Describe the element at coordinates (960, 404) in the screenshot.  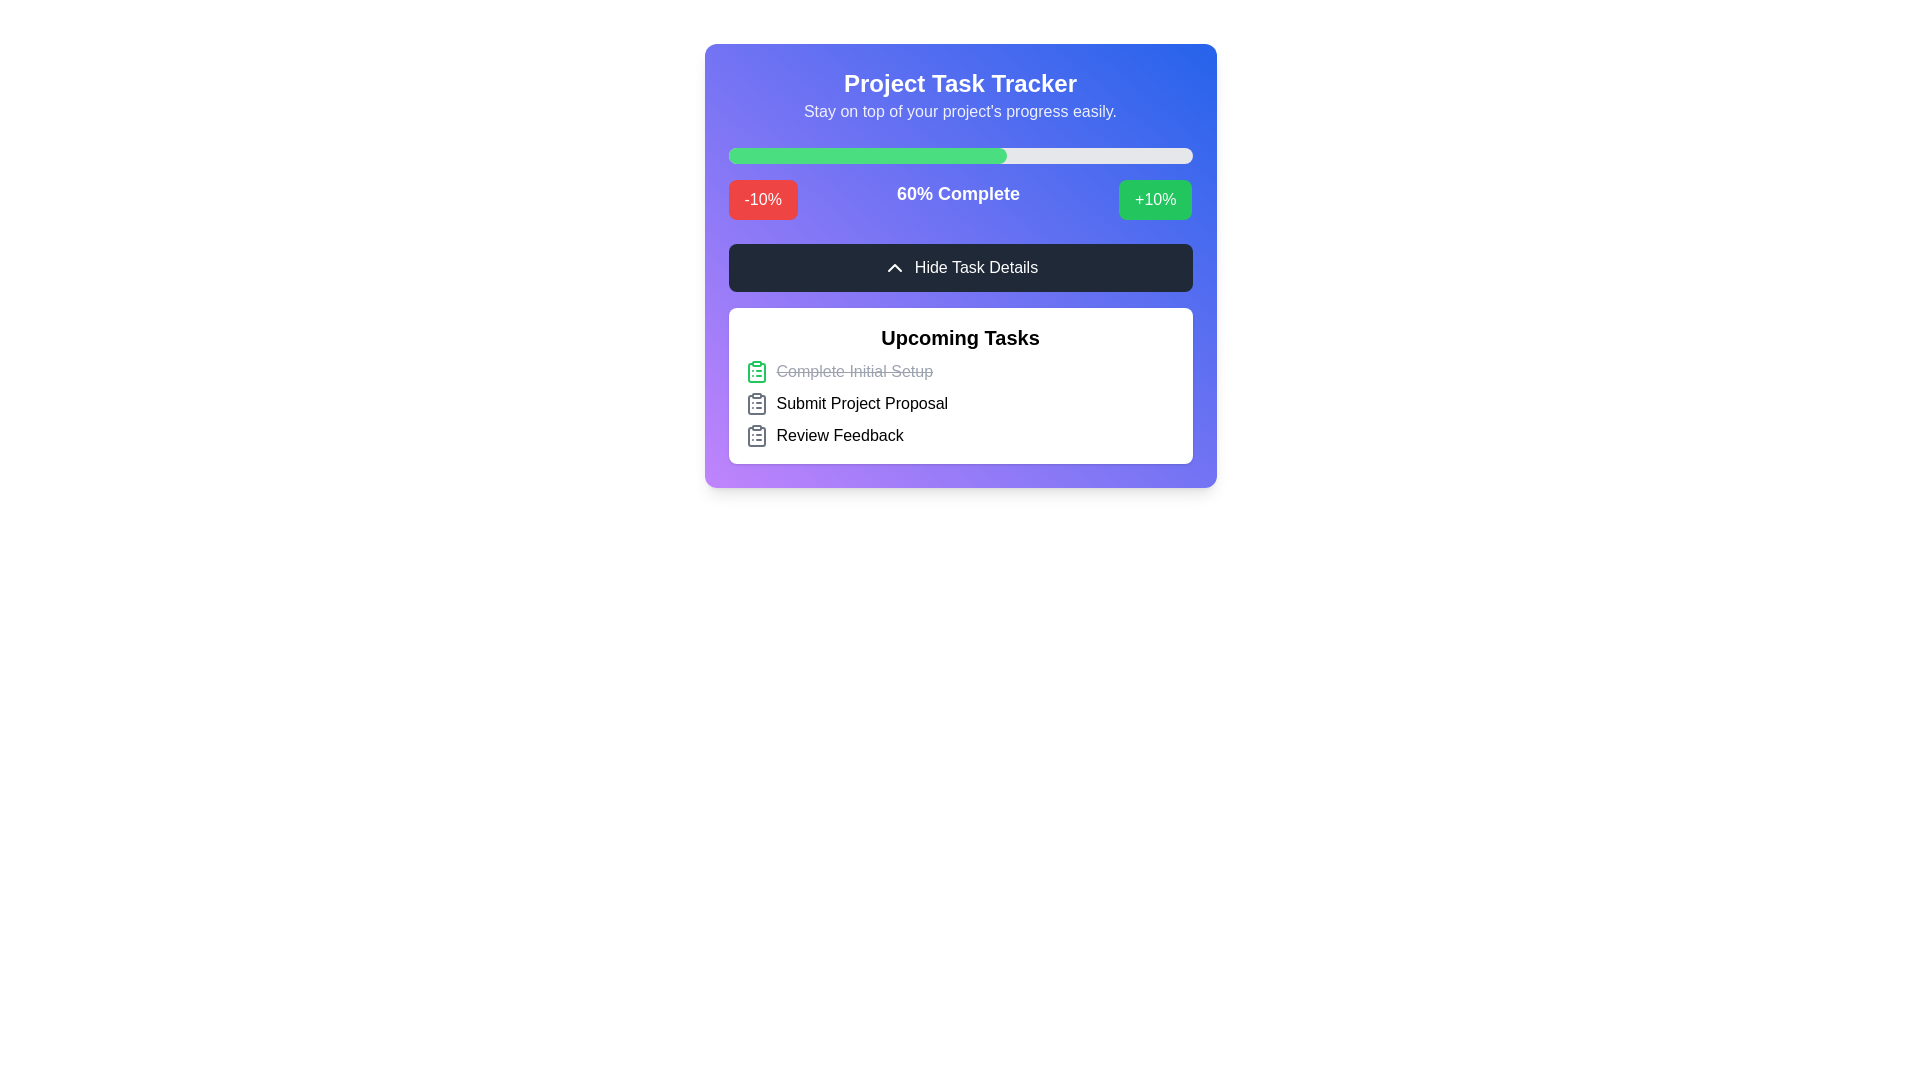
I see `the 'Submit Project Proposal' task item in the Upcoming Tasks list` at that location.